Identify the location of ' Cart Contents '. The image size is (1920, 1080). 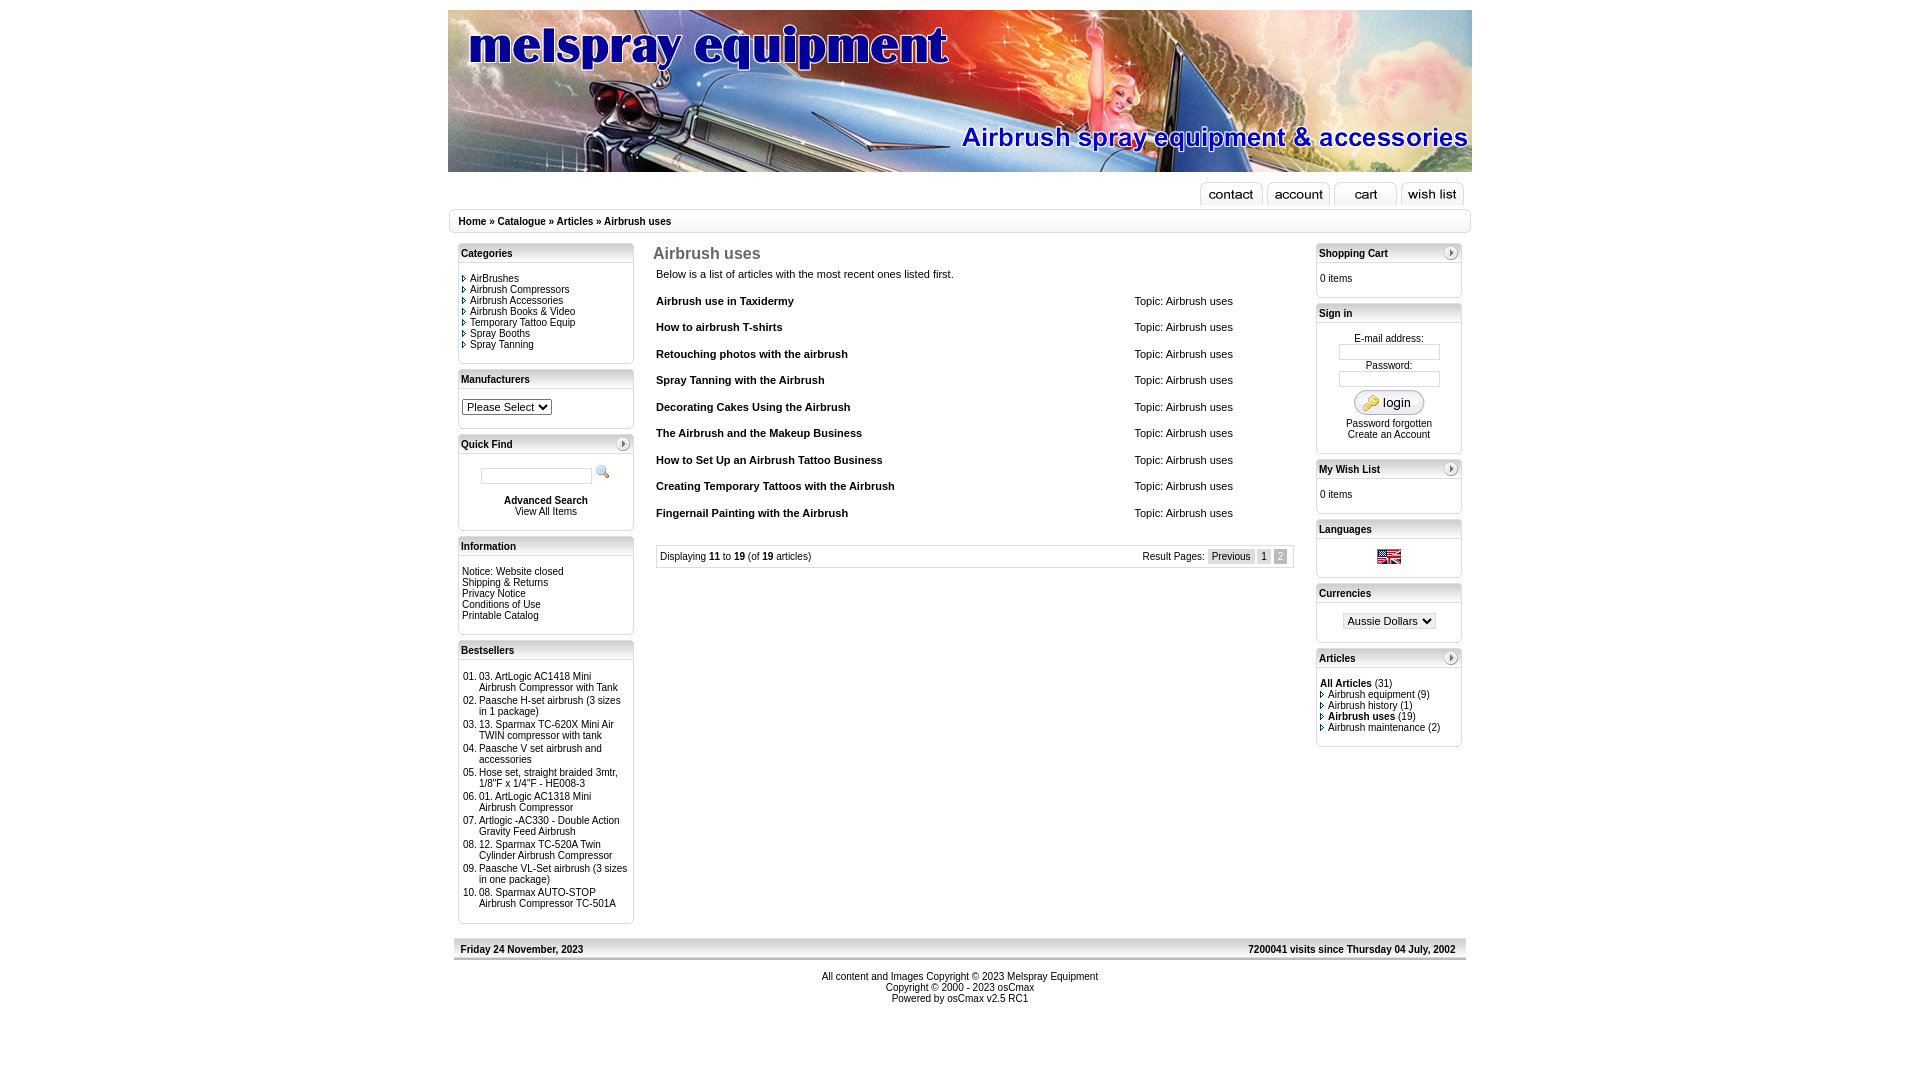
(1364, 193).